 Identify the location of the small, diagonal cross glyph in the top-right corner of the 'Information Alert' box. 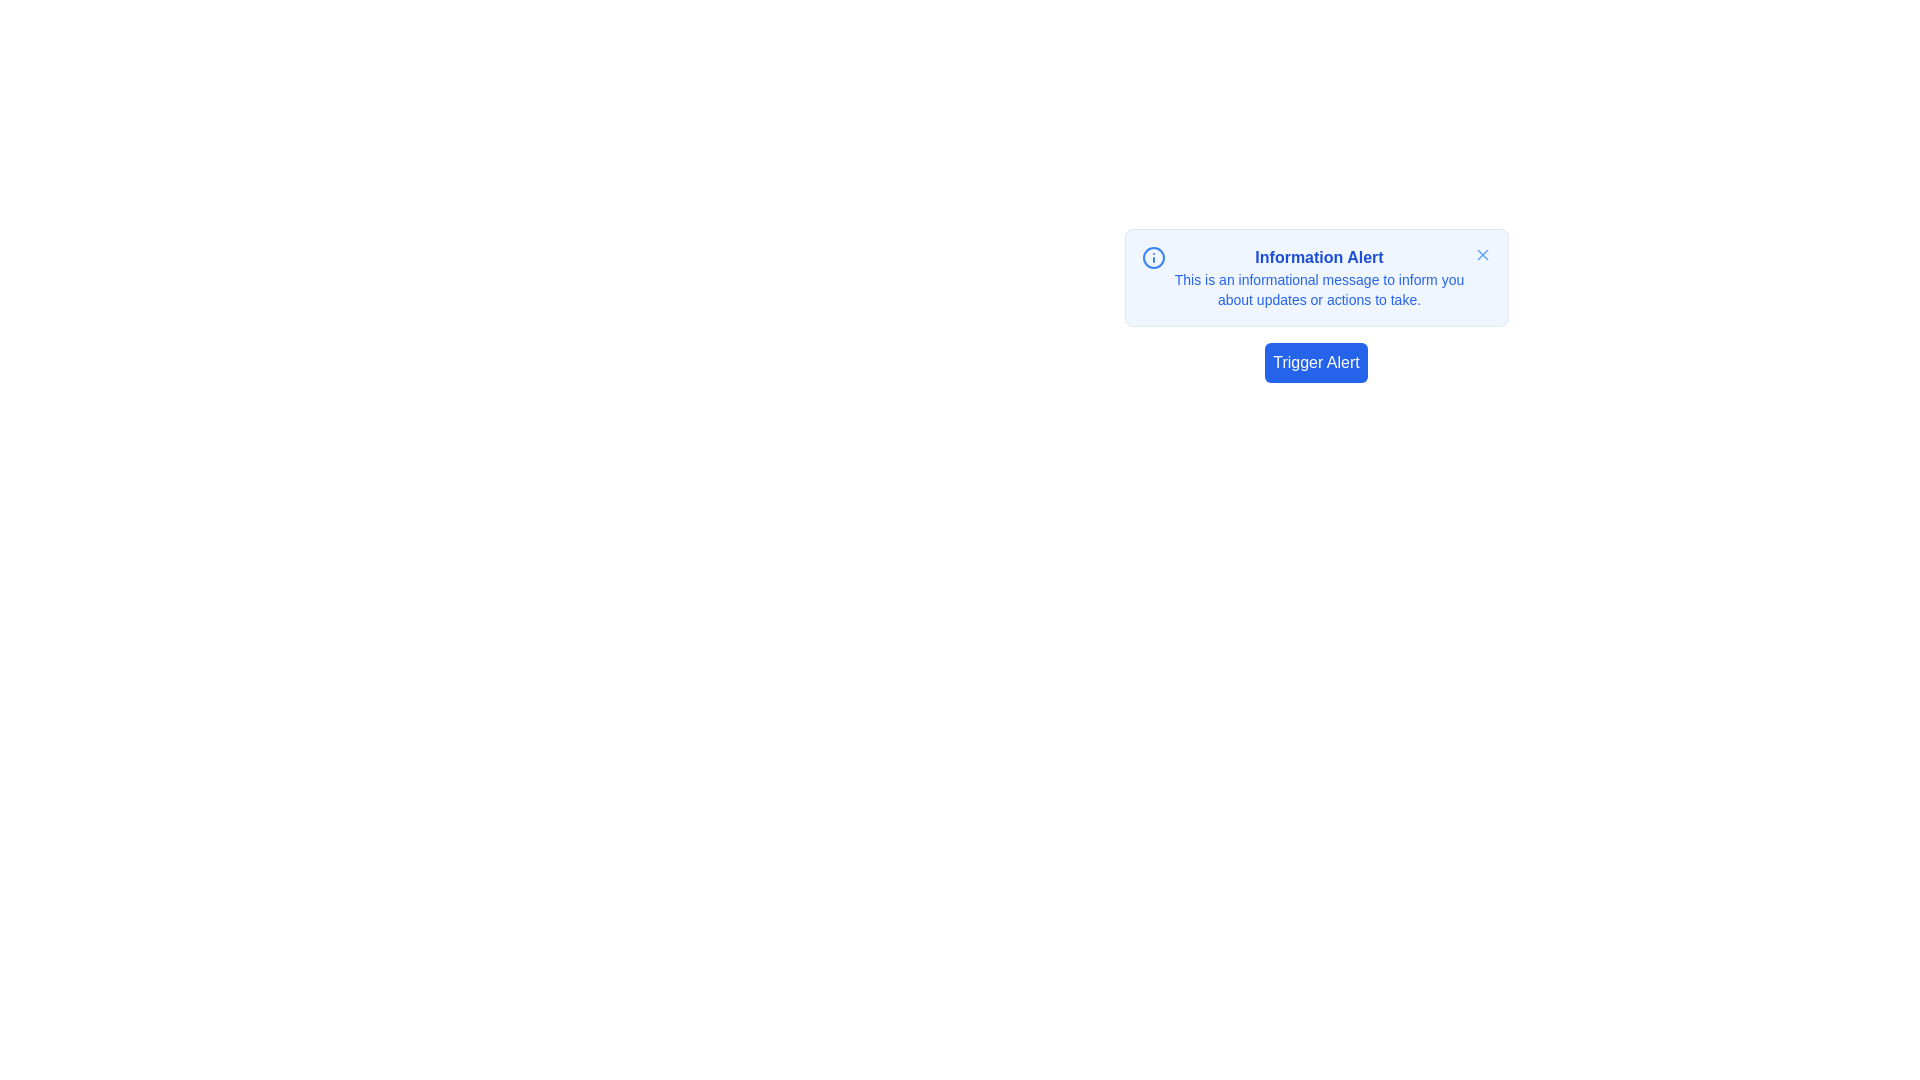
(1482, 253).